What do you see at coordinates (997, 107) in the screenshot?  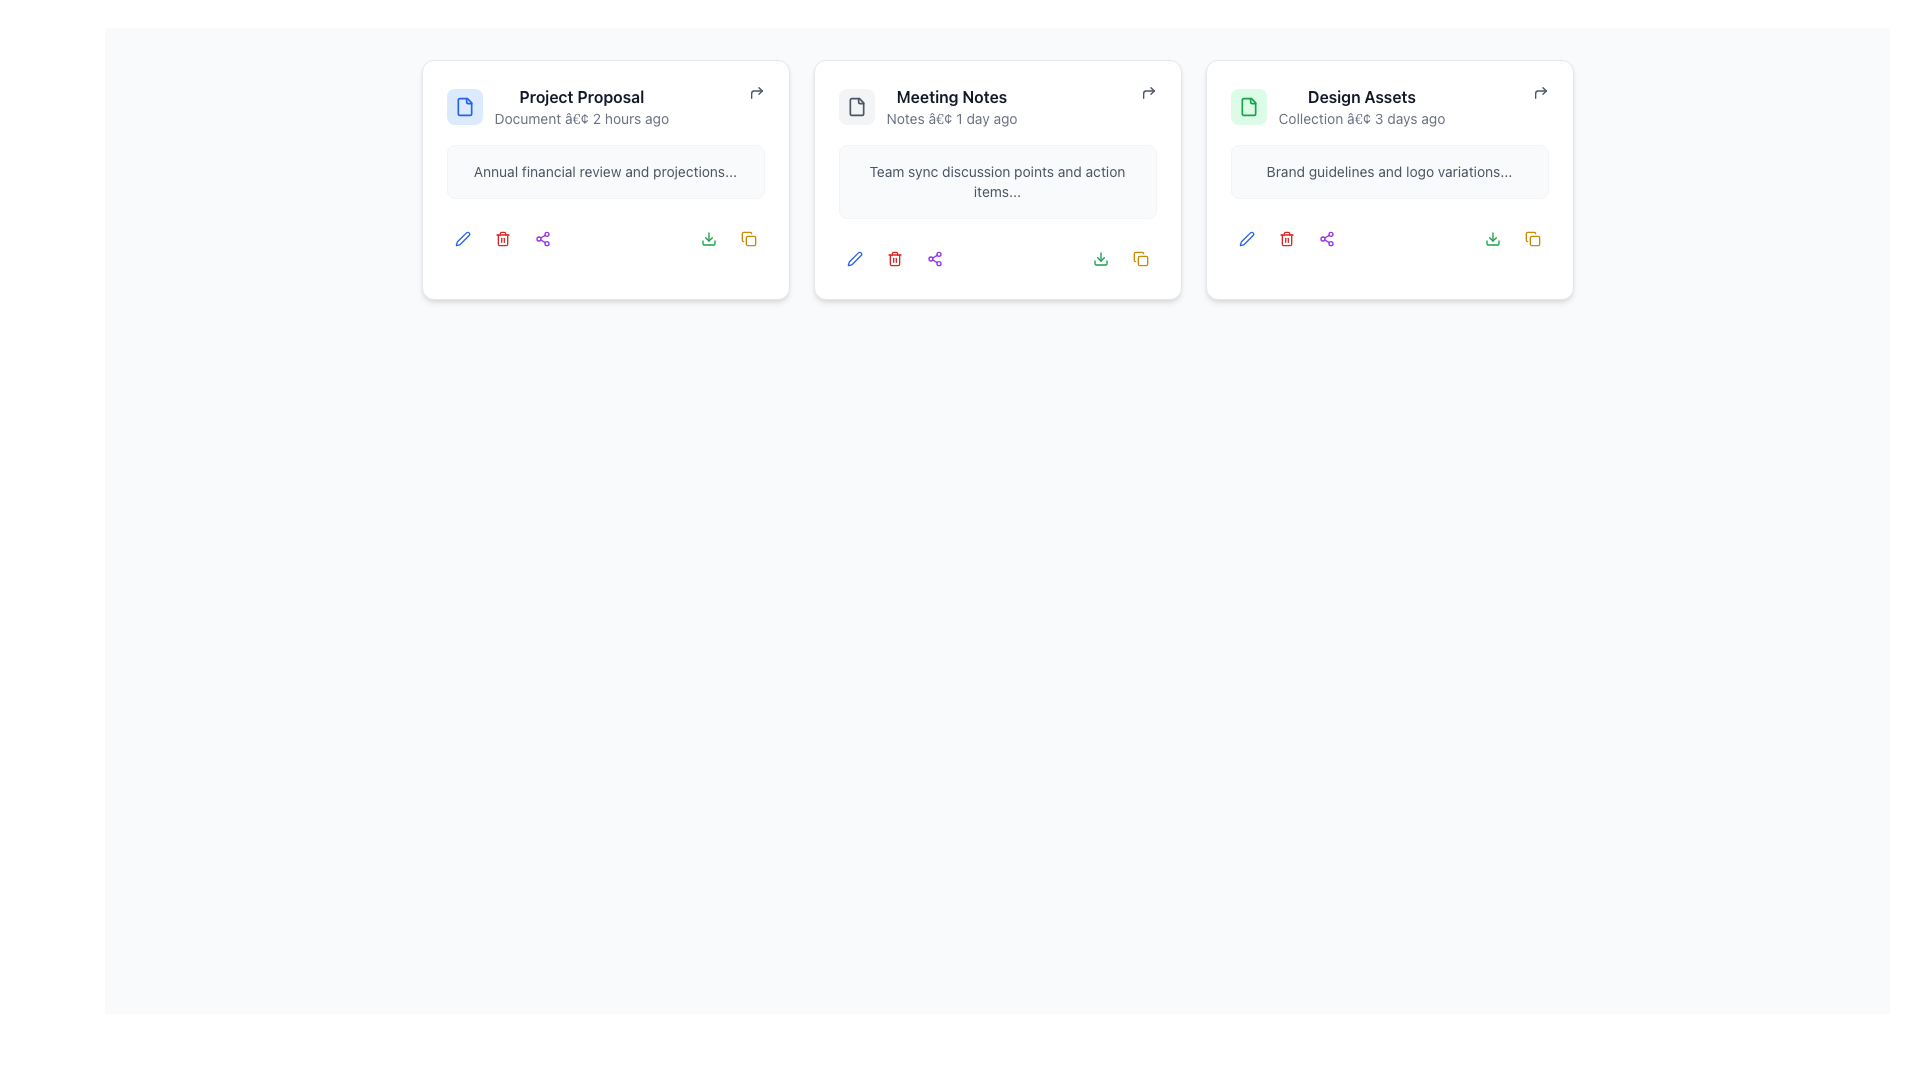 I see `the textual content display with accompanying icon` at bounding box center [997, 107].